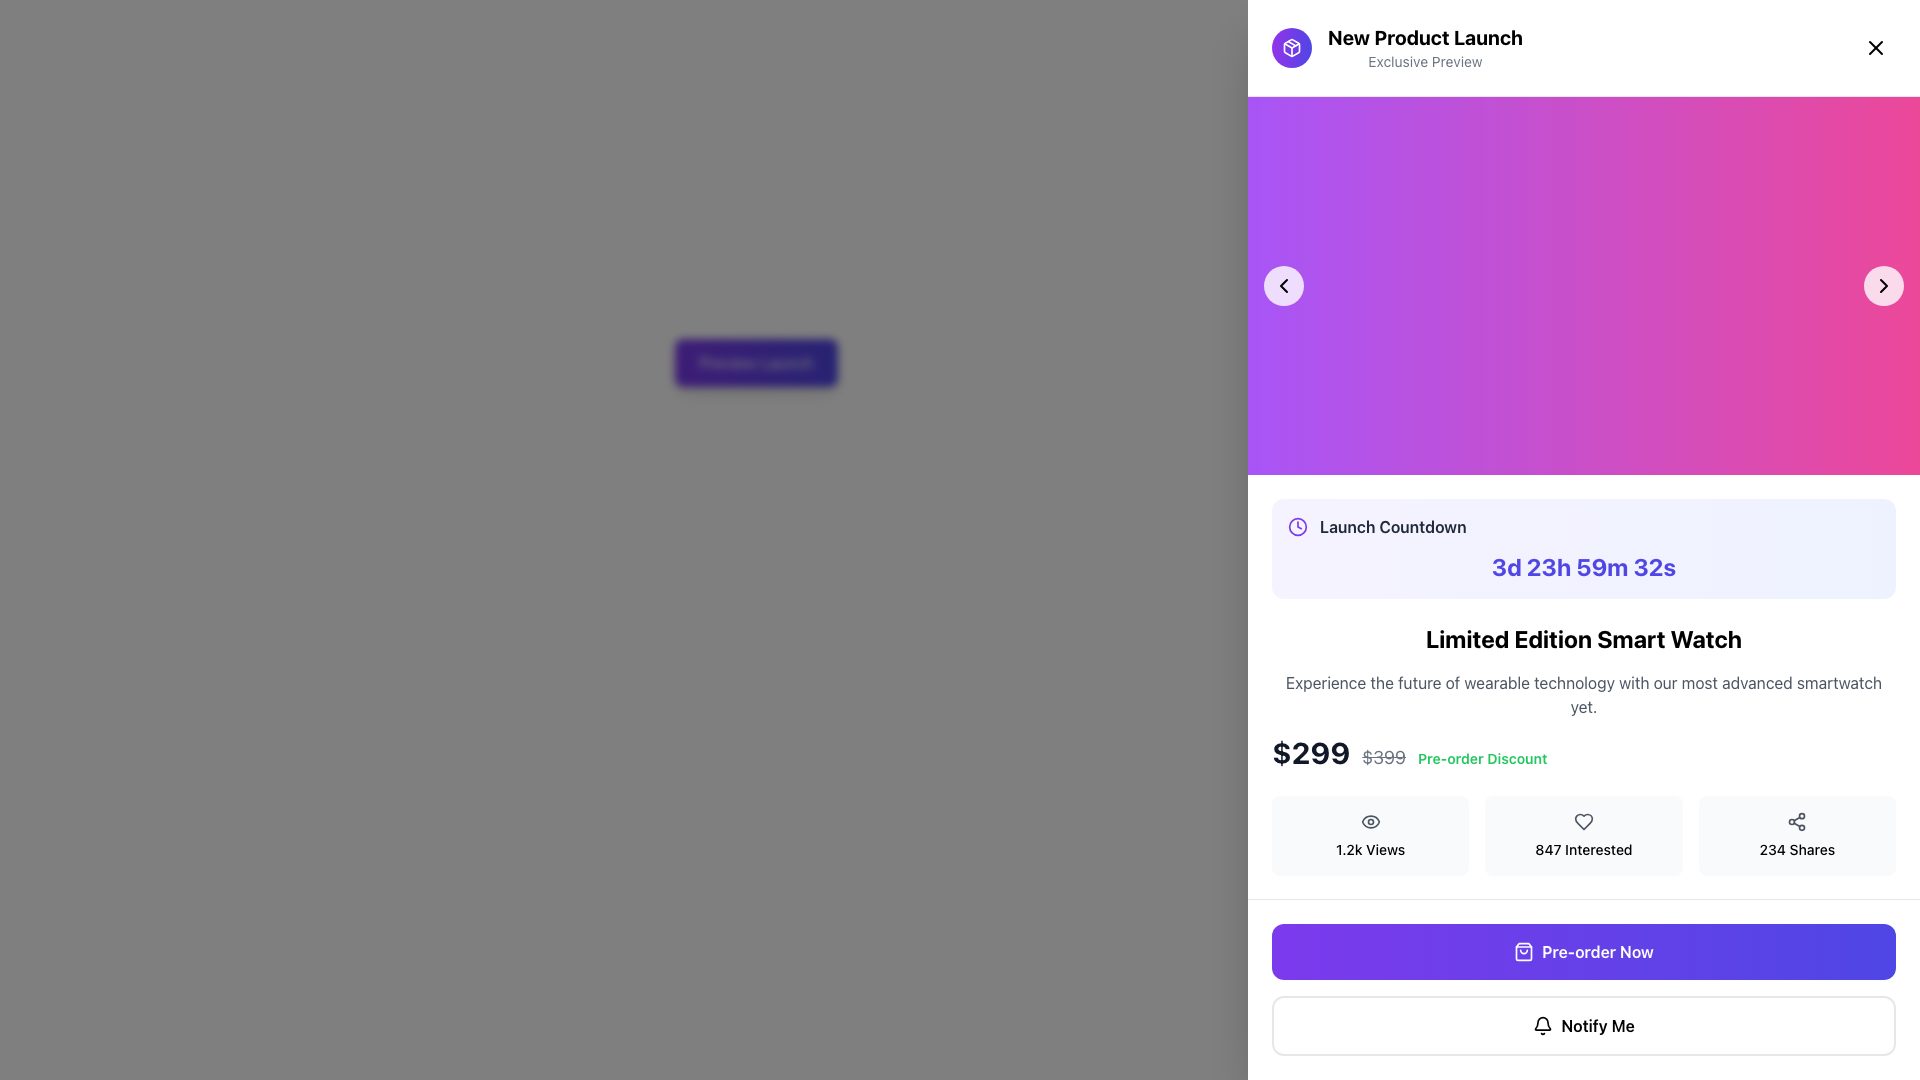 The width and height of the screenshot is (1920, 1080). Describe the element at coordinates (1583, 821) in the screenshot. I see `the heart icon in the middle of the group of three icons near the bottom of the card labeled '847 Interested'` at that location.